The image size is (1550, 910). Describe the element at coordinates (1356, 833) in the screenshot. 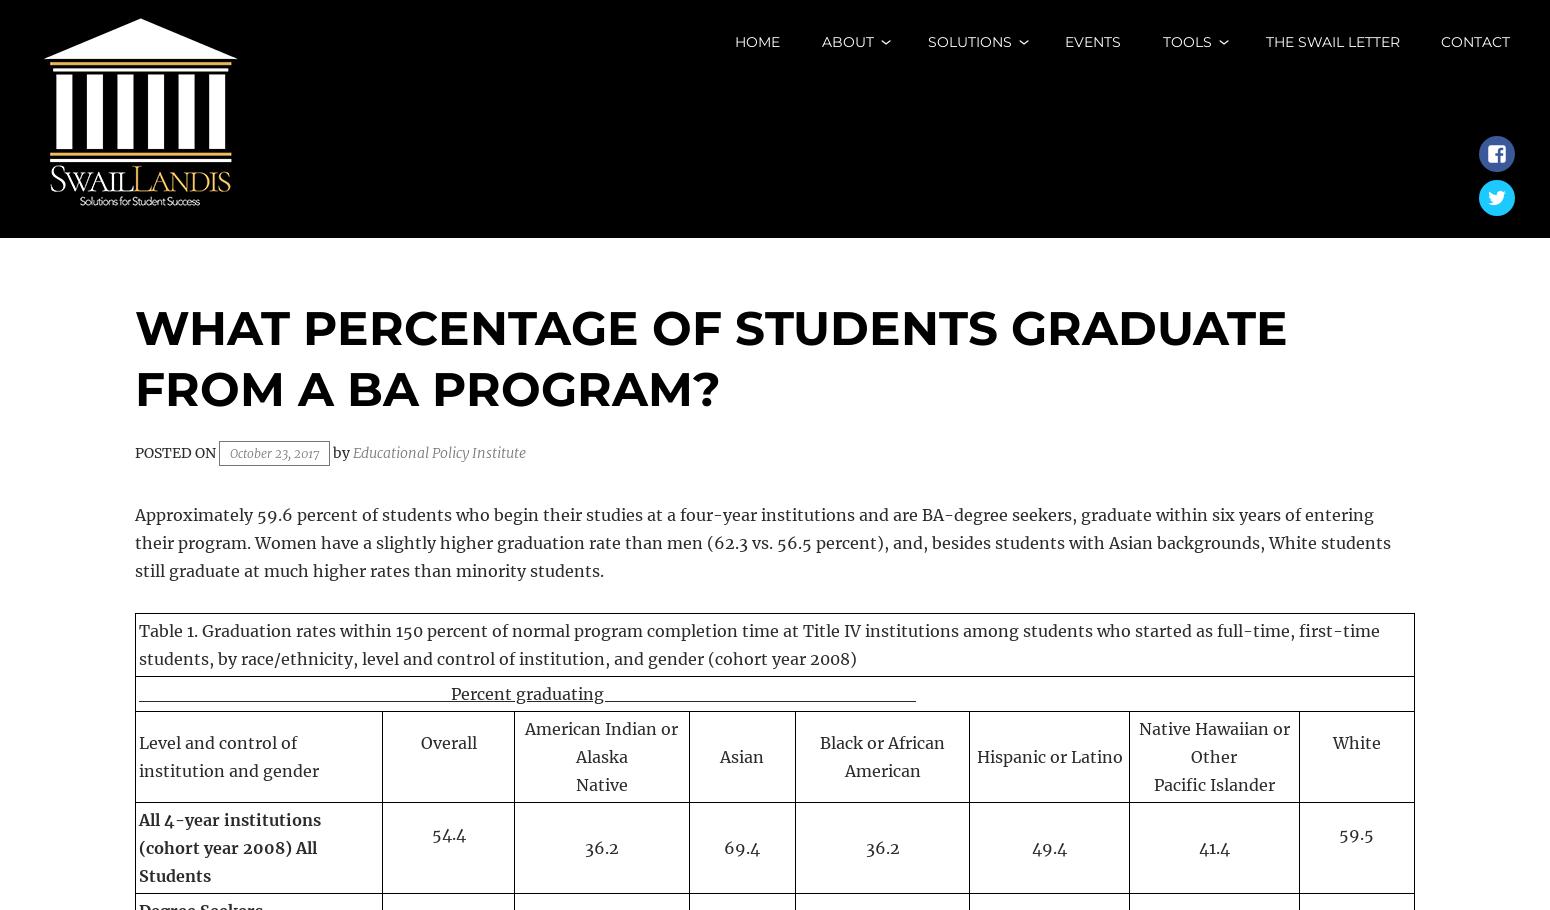

I see `'59.5'` at that location.